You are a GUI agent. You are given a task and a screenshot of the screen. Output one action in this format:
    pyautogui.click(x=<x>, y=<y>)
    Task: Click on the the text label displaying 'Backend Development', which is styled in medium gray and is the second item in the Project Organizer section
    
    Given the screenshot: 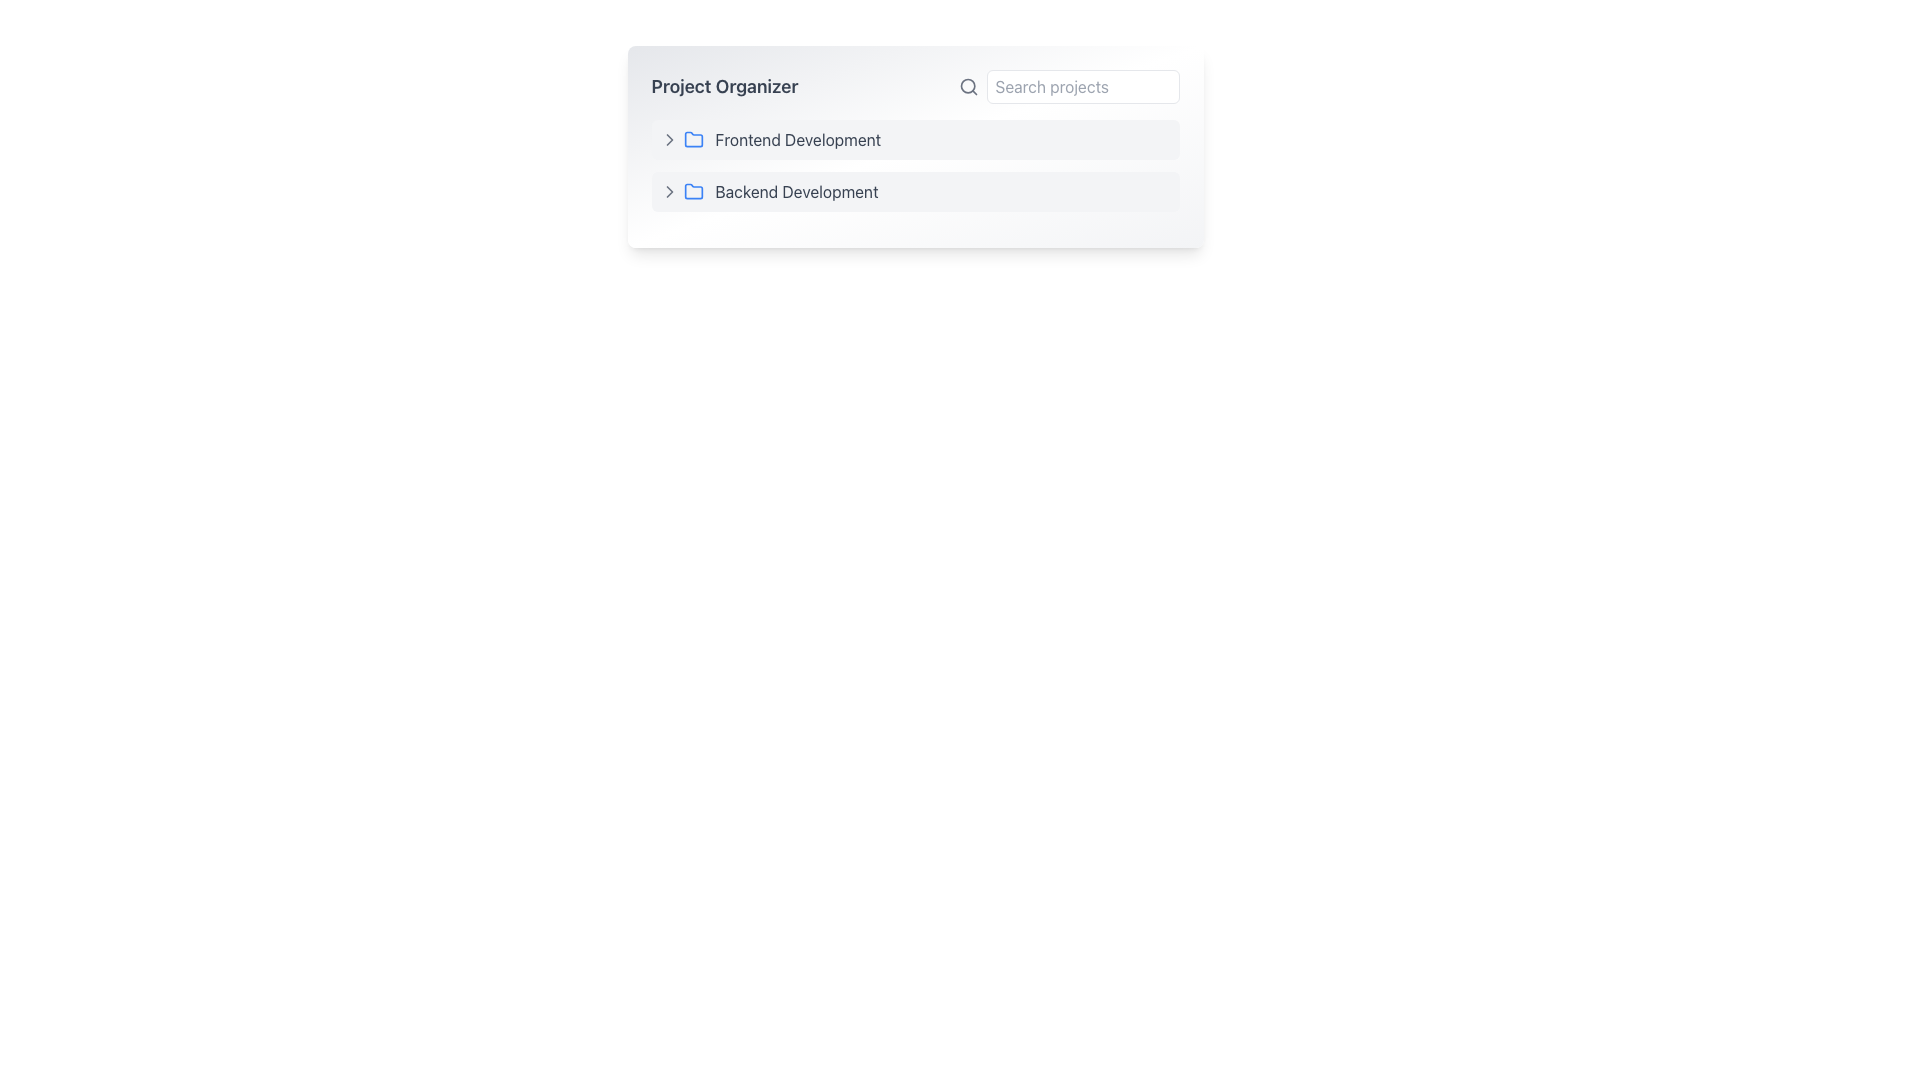 What is the action you would take?
    pyautogui.click(x=795, y=192)
    